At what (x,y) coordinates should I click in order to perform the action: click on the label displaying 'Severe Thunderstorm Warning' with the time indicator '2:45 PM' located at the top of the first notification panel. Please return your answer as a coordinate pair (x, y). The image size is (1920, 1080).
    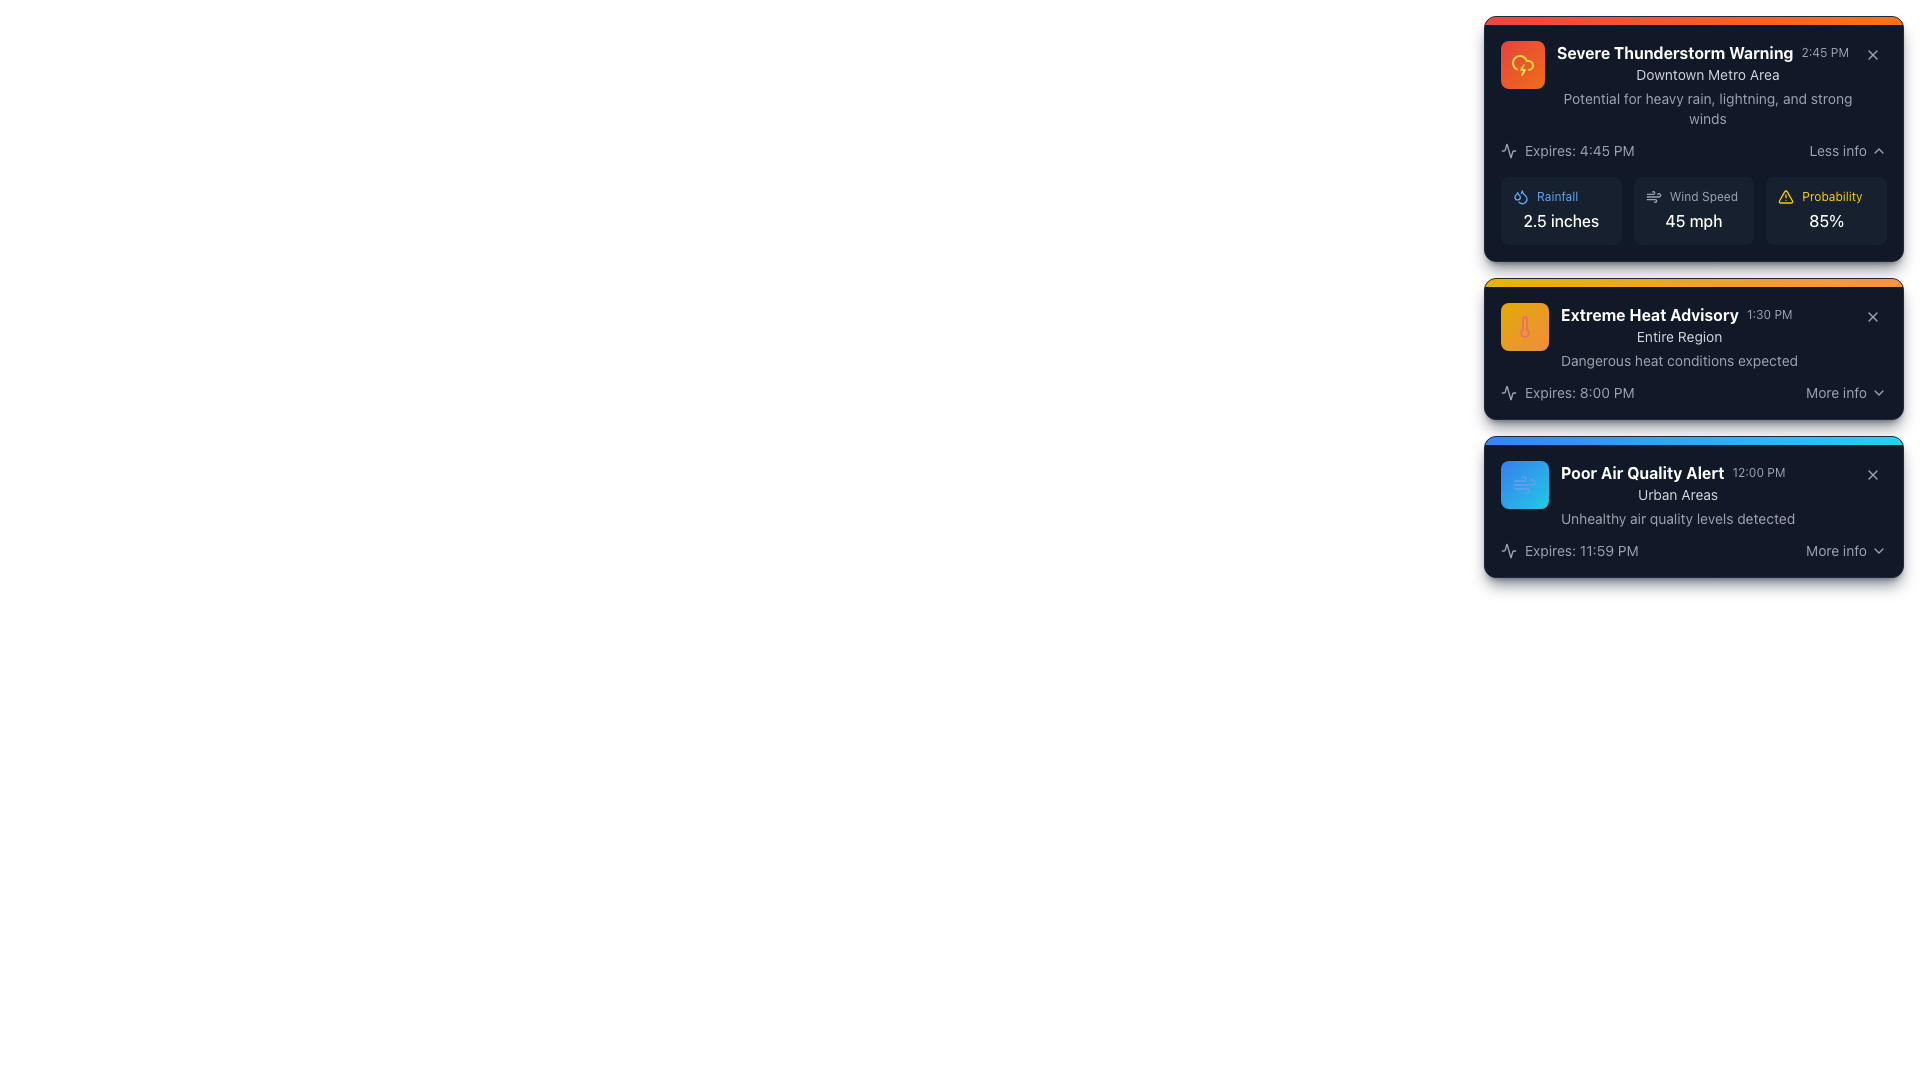
    Looking at the image, I should click on (1707, 52).